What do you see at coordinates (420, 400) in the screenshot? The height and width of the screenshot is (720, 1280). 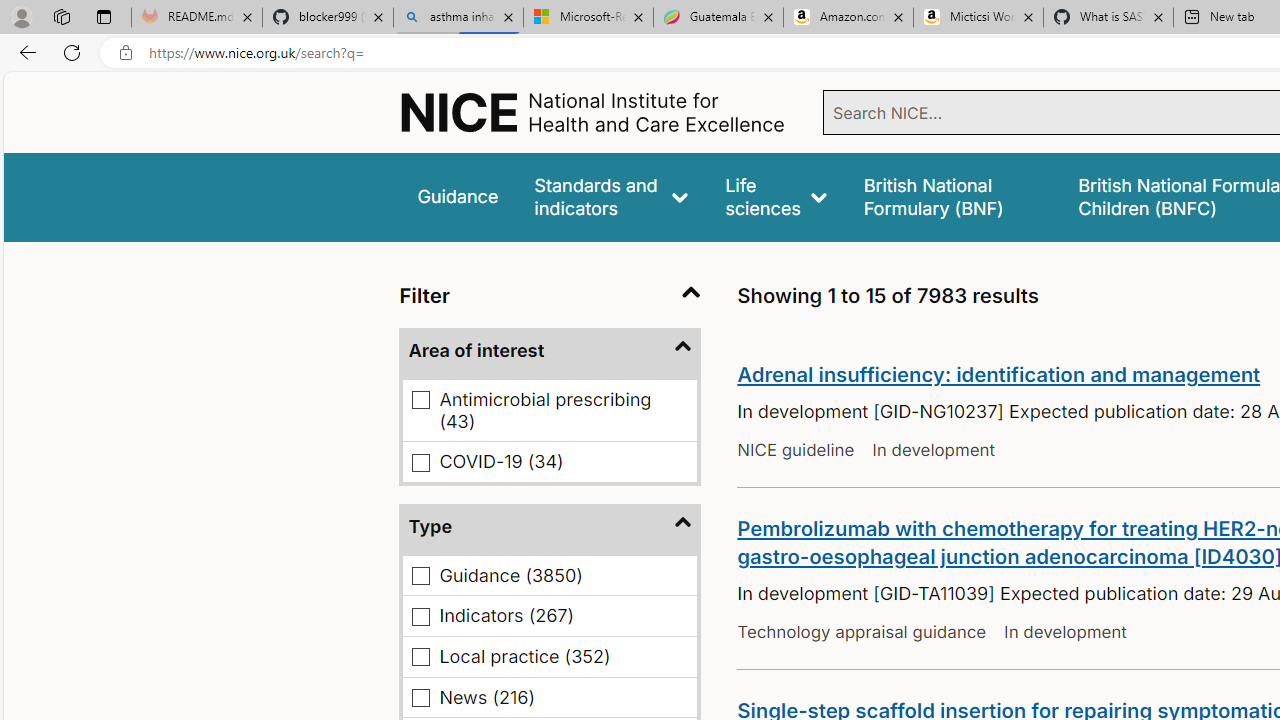 I see `'Antimicrobial prescribing (43)'` at bounding box center [420, 400].